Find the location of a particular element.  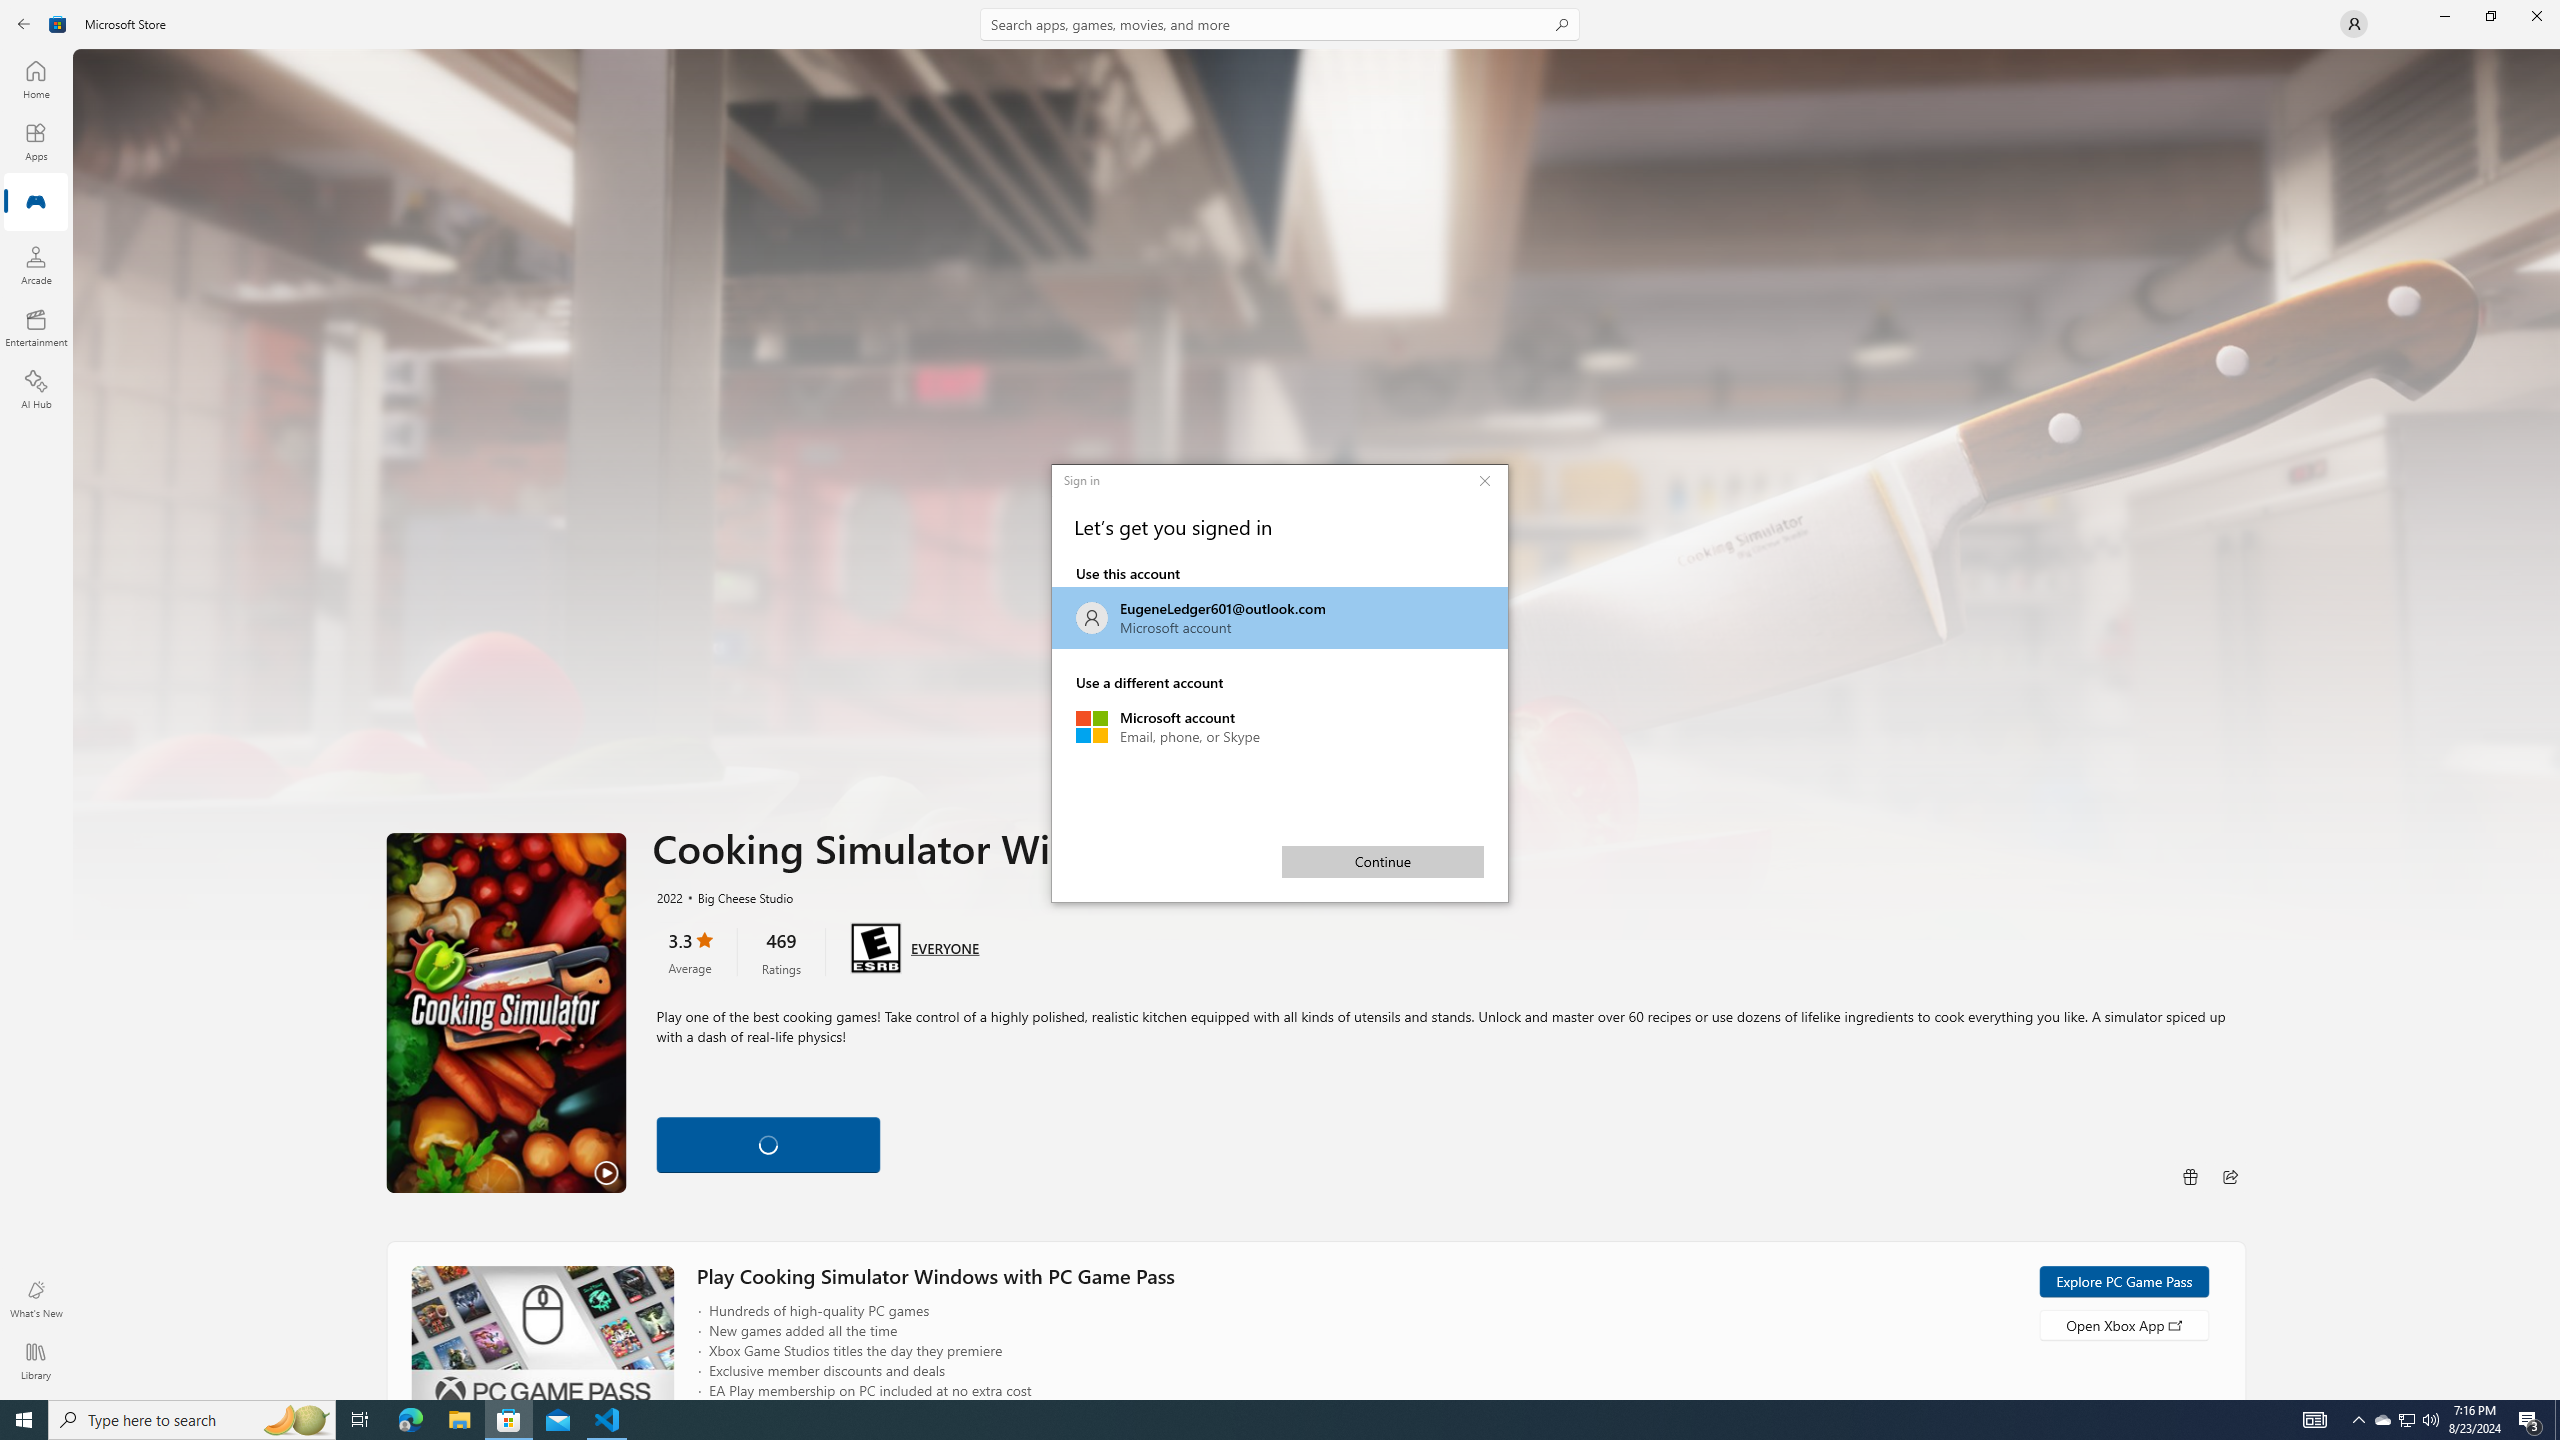

'Apps' is located at coordinates (34, 141).